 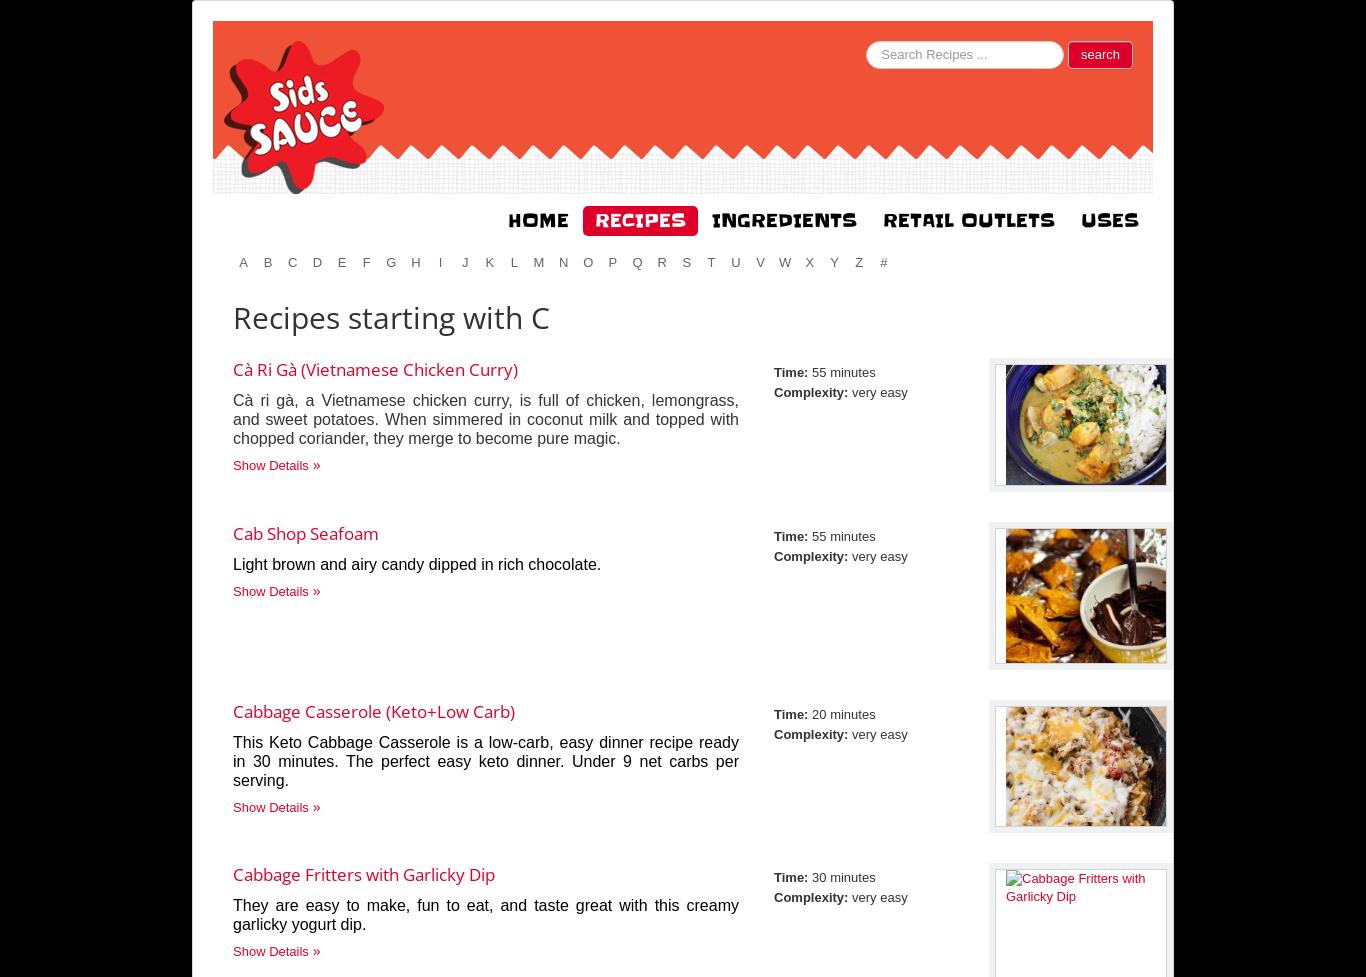 I want to click on 'h', so click(x=414, y=261).